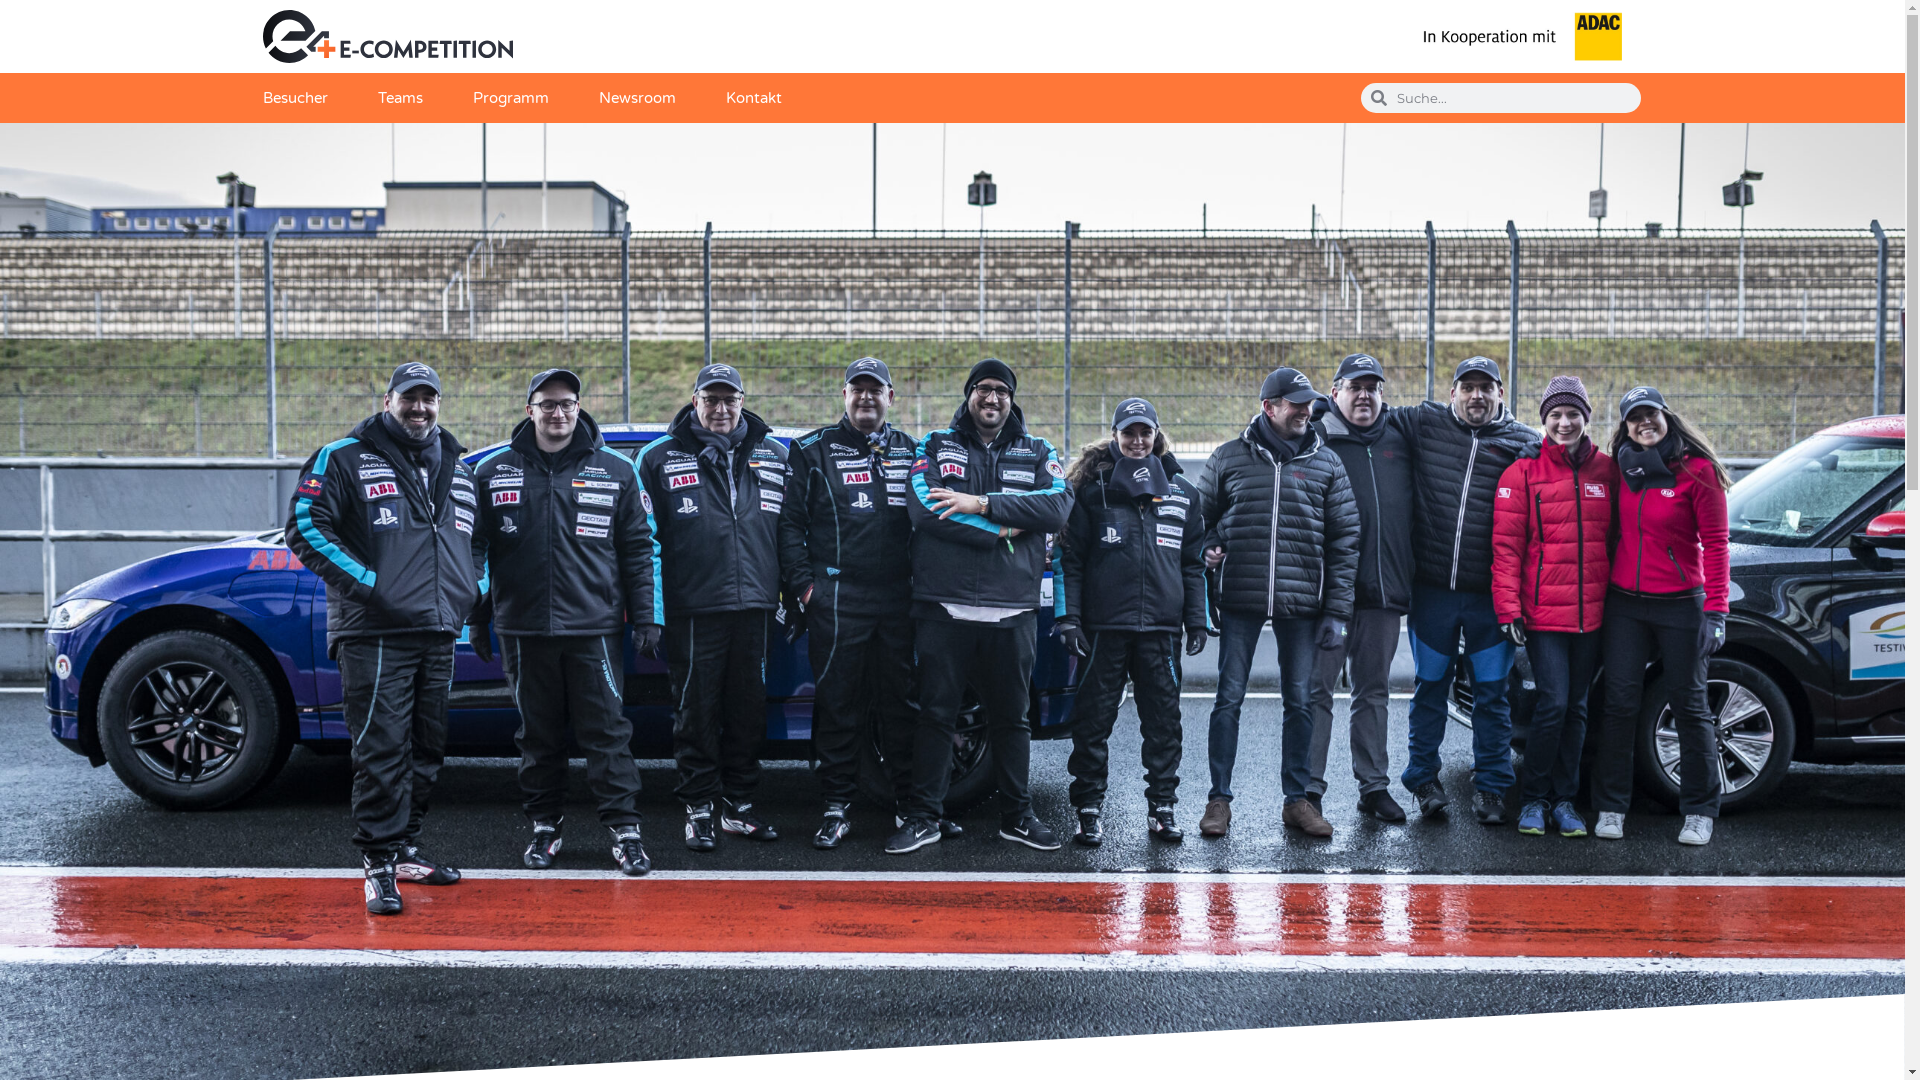  Describe the element at coordinates (509, 97) in the screenshot. I see `'Programm'` at that location.